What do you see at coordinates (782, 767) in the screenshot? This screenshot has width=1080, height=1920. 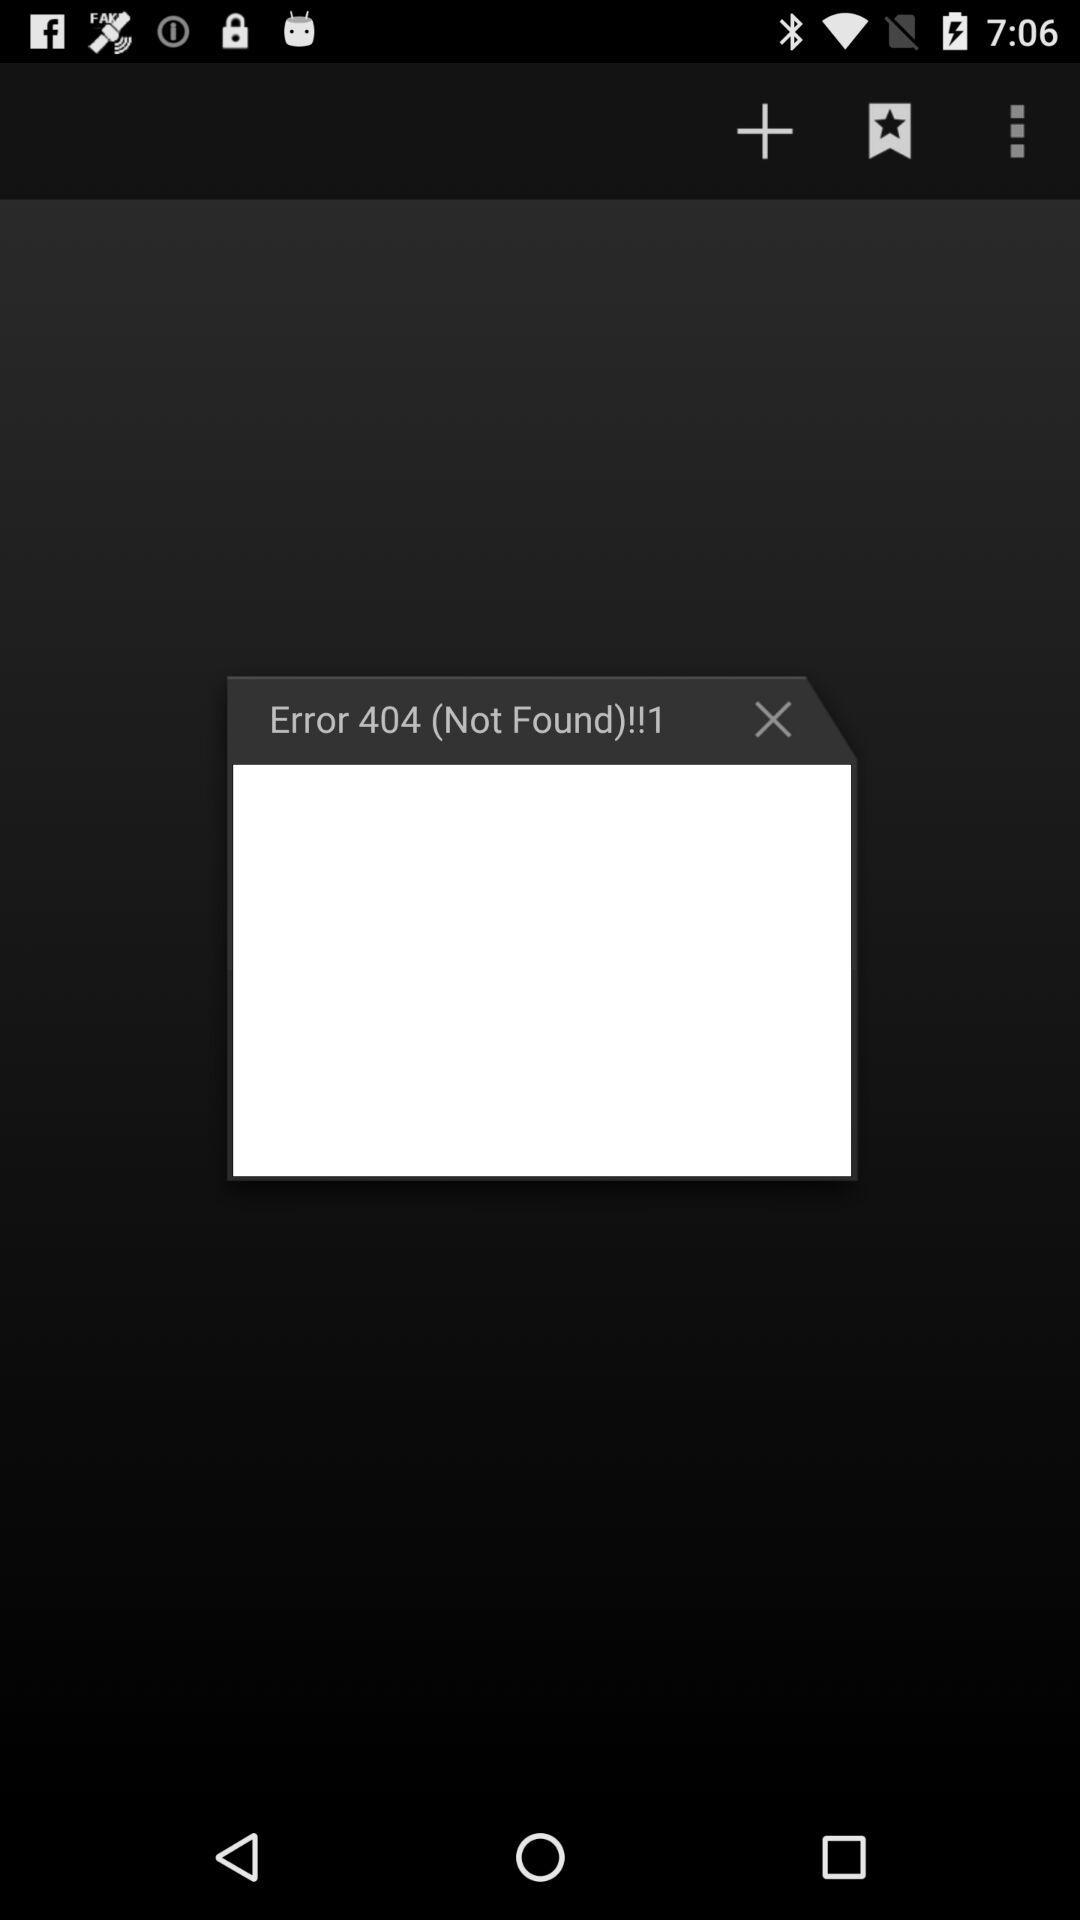 I see `the close icon` at bounding box center [782, 767].